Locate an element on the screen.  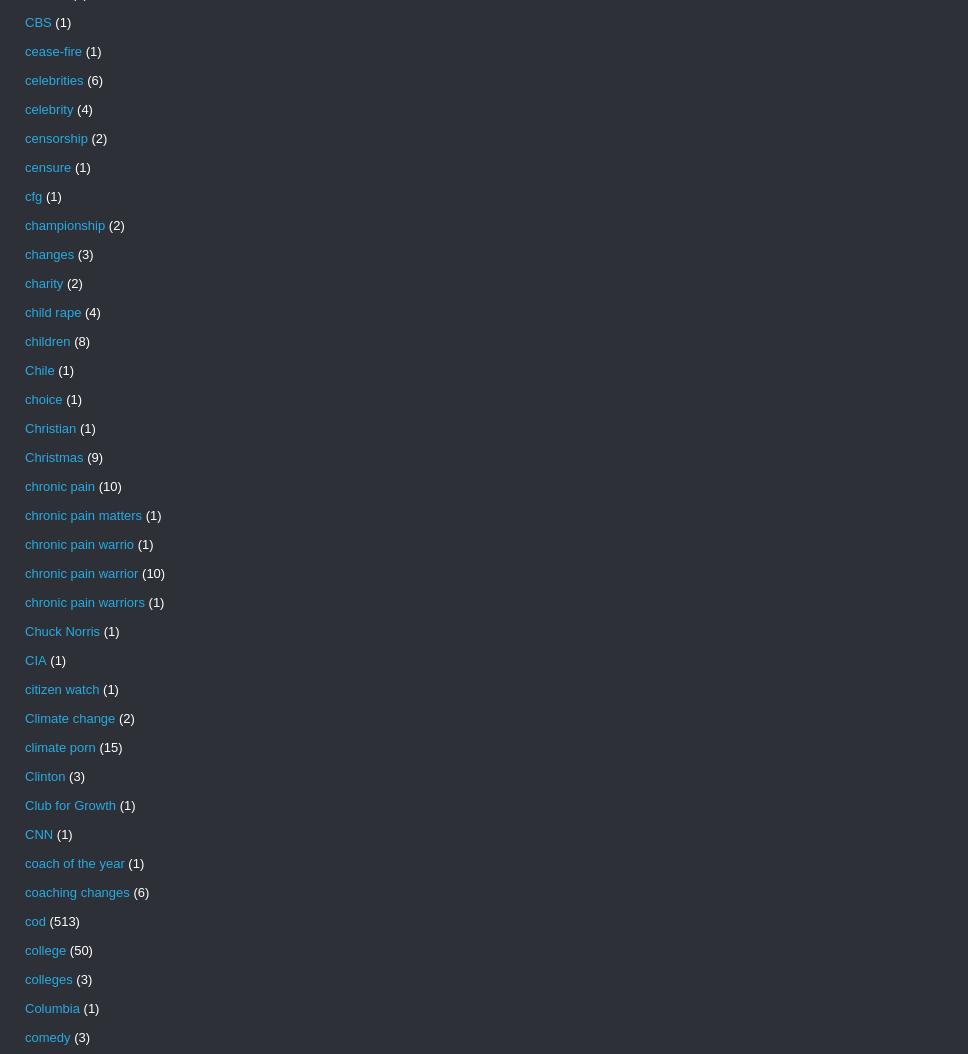
'championship' is located at coordinates (63, 225).